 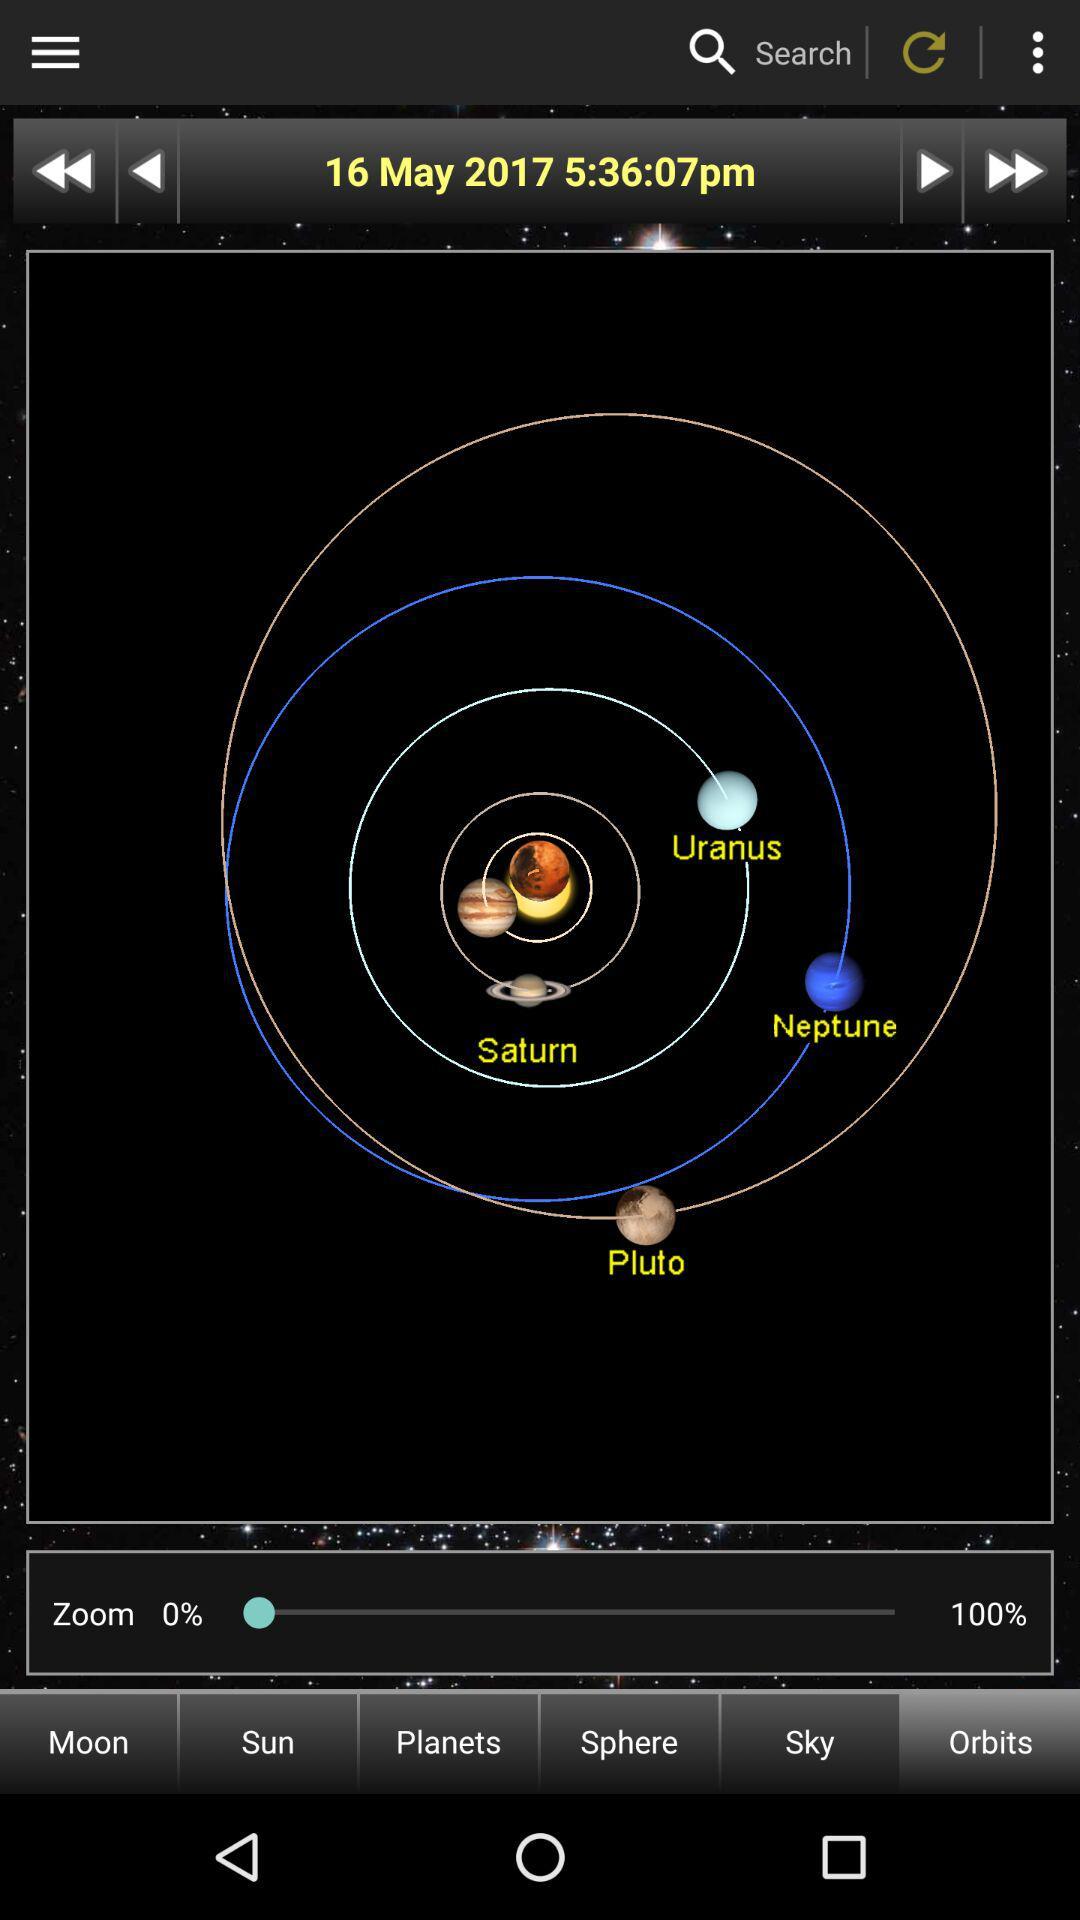 I want to click on icon to the left of pm app, so click(x=631, y=171).